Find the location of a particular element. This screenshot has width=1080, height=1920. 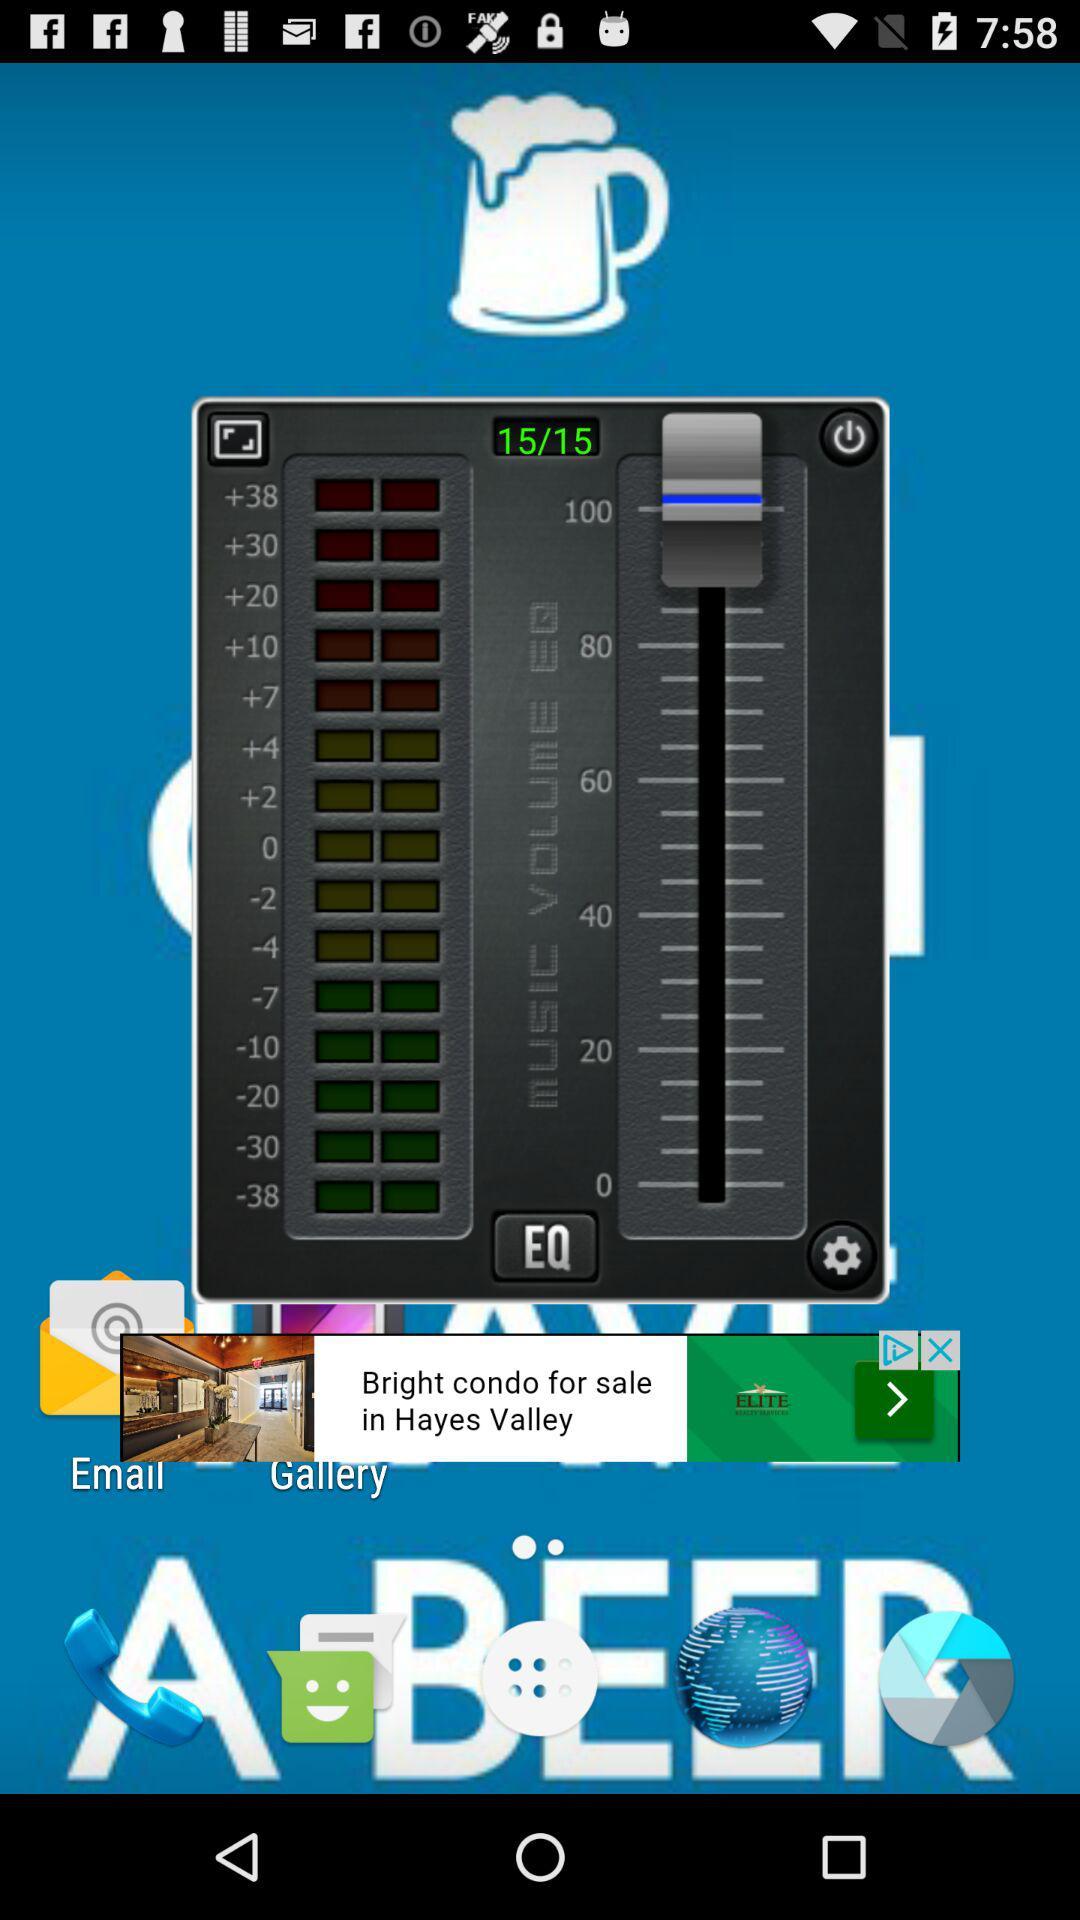

link button is located at coordinates (540, 1395).